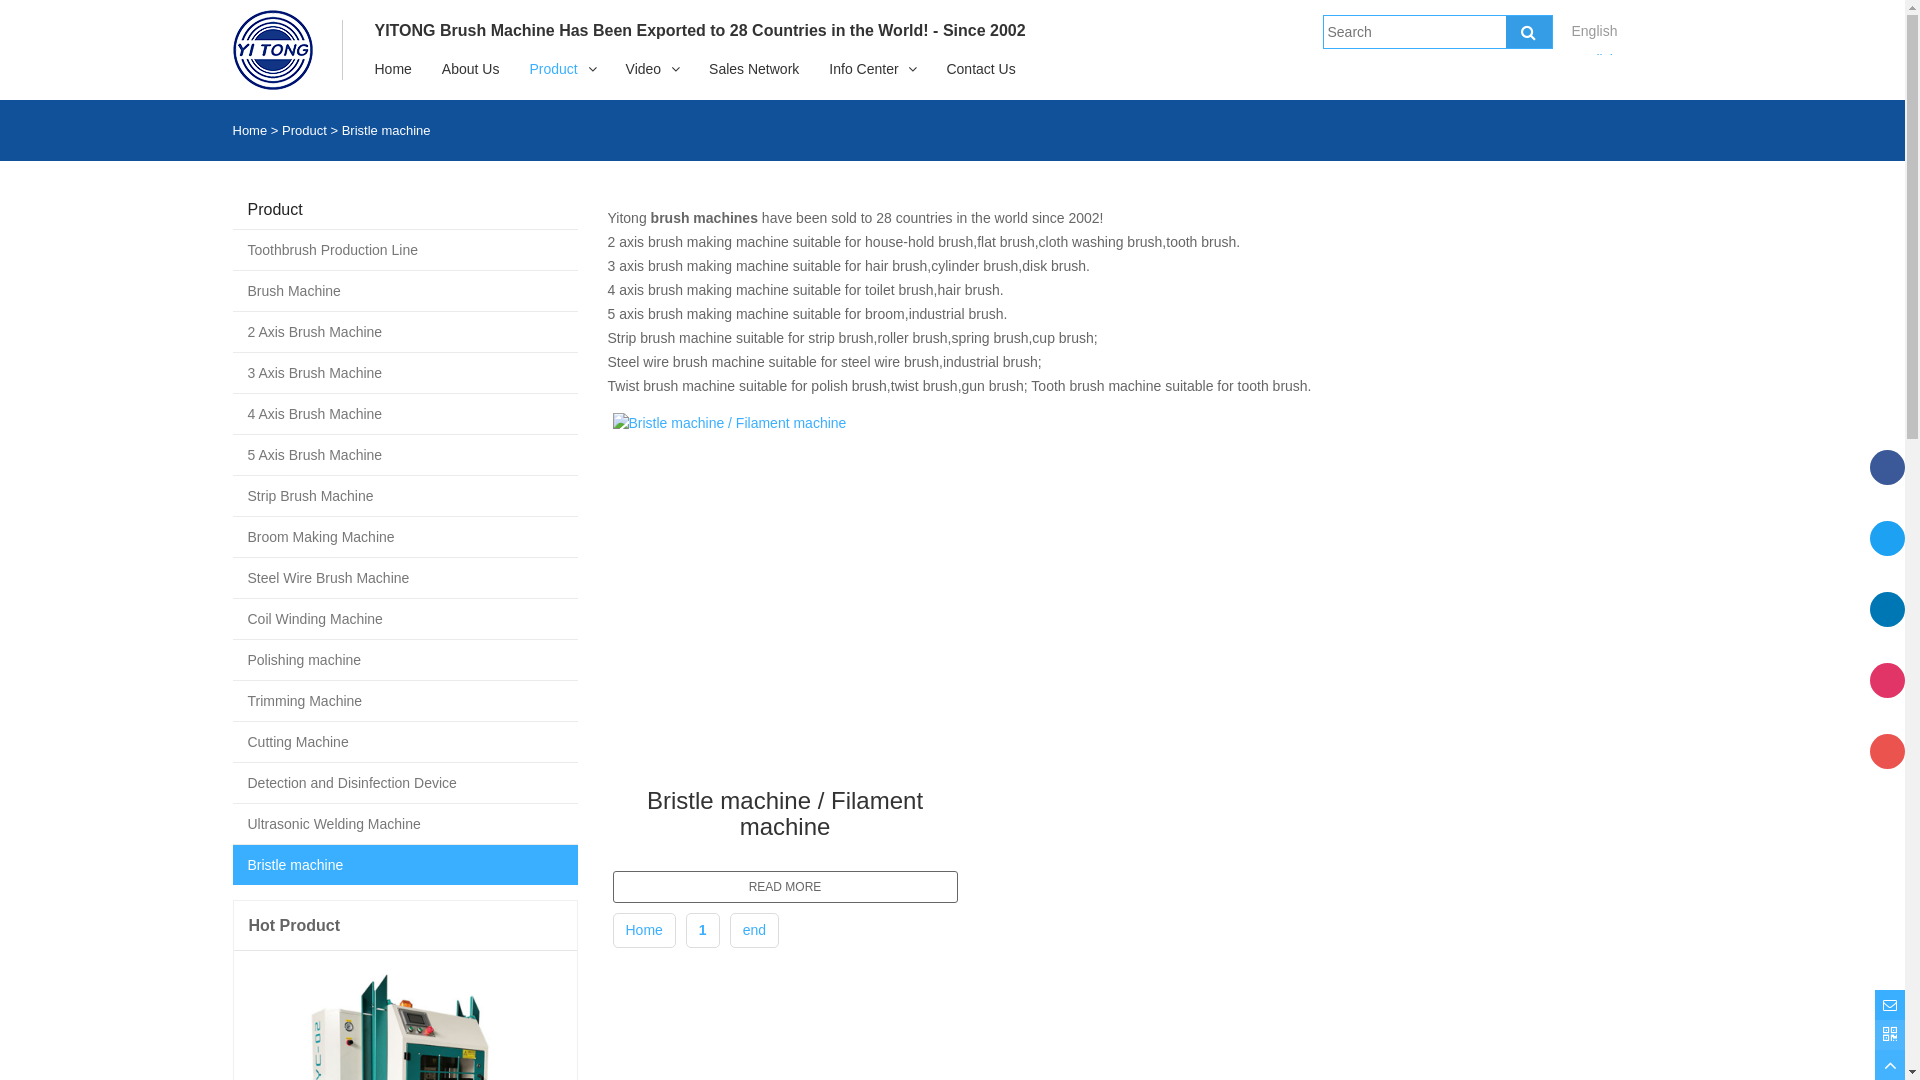  Describe the element at coordinates (980, 68) in the screenshot. I see `'Contact Us'` at that location.